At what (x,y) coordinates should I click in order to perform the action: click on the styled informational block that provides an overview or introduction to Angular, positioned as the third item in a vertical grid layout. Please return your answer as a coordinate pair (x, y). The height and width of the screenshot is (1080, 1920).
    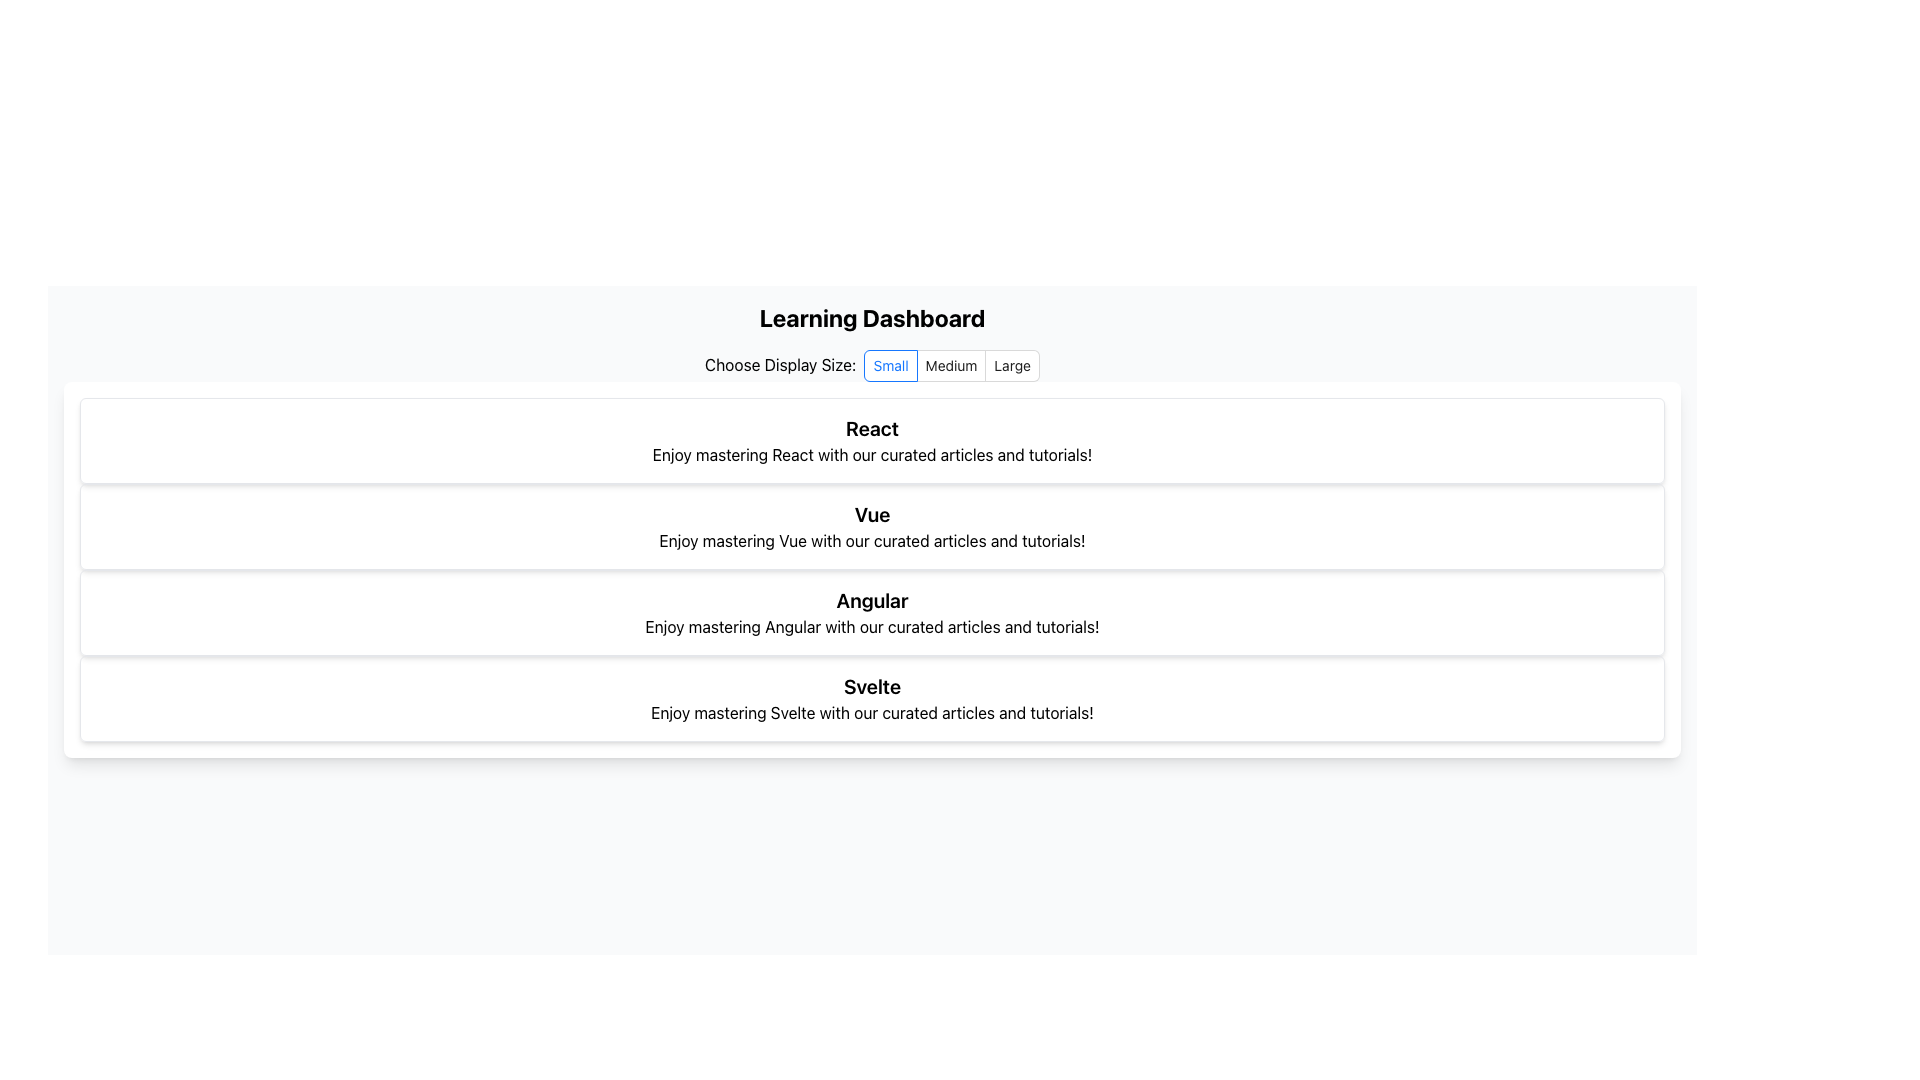
    Looking at the image, I should click on (872, 612).